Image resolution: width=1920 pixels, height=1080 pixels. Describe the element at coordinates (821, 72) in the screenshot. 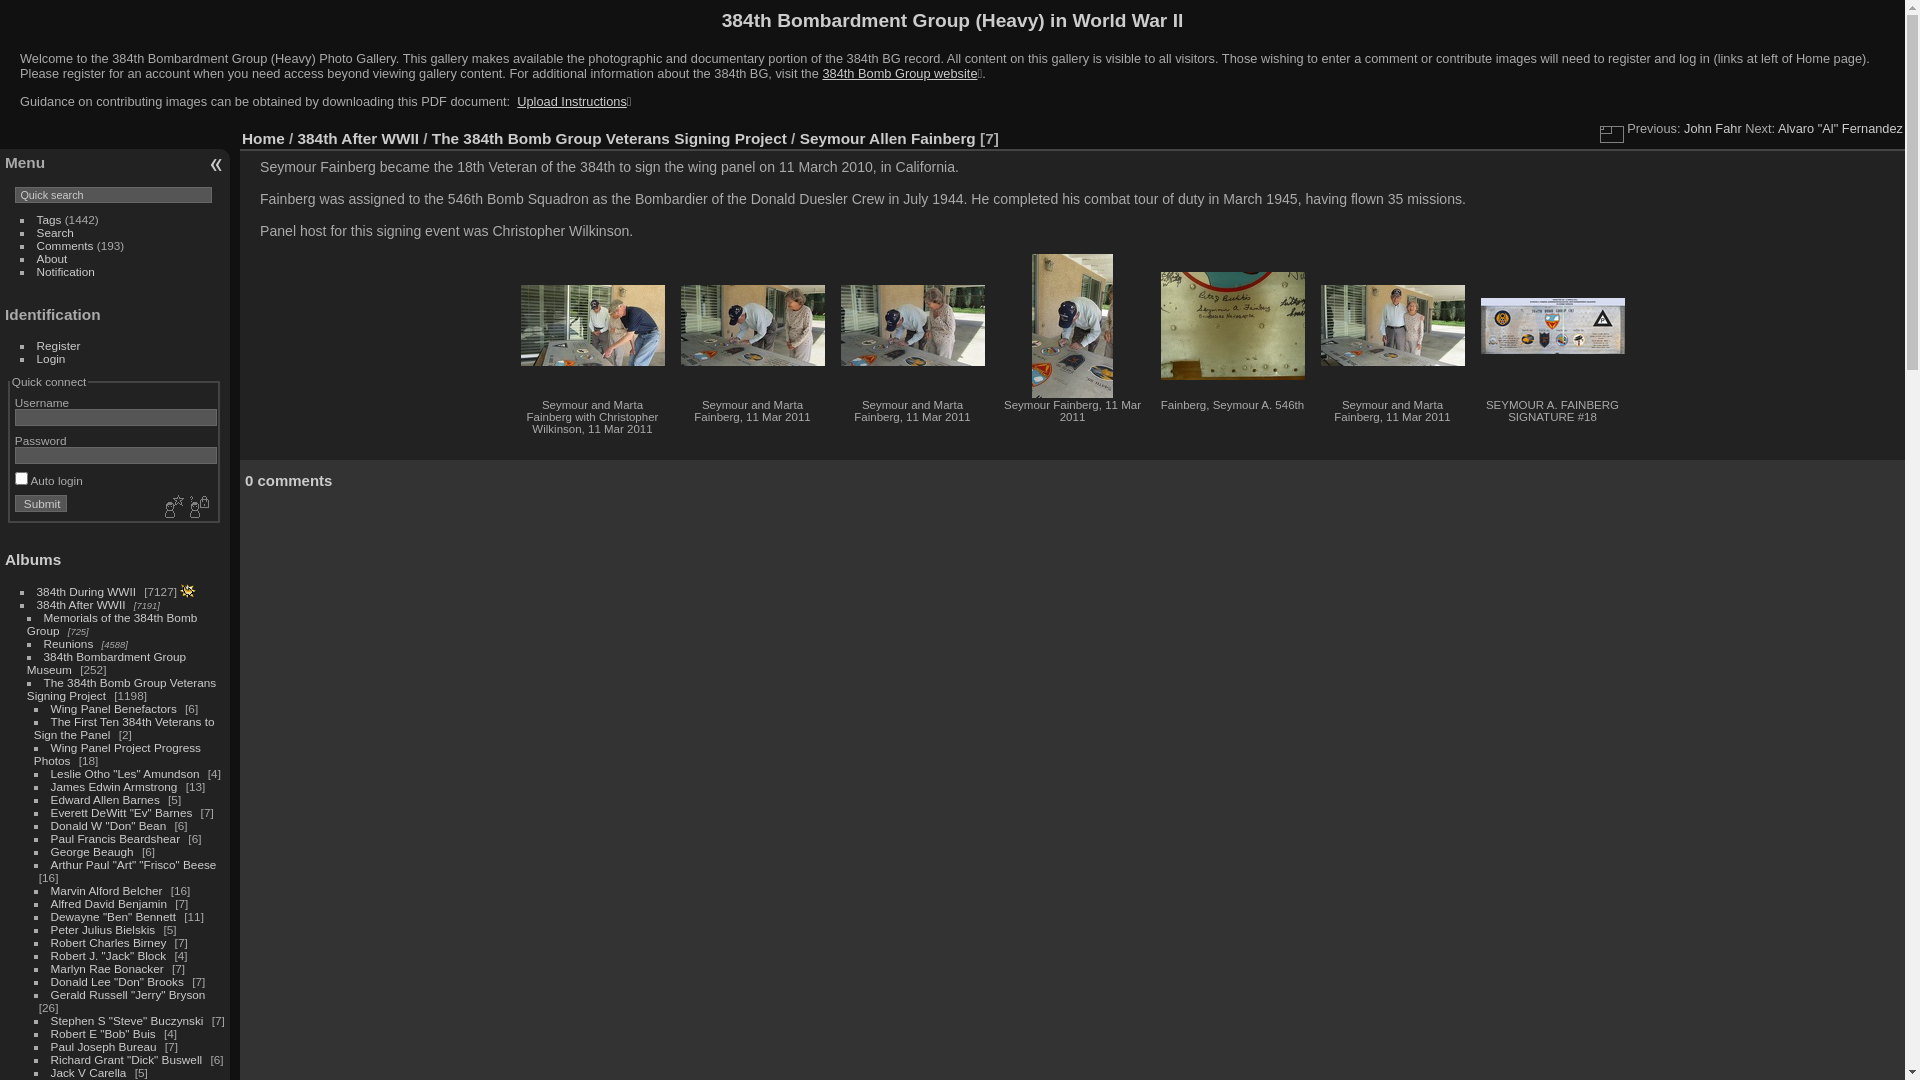

I see `'384th Bomb Group website'` at that location.